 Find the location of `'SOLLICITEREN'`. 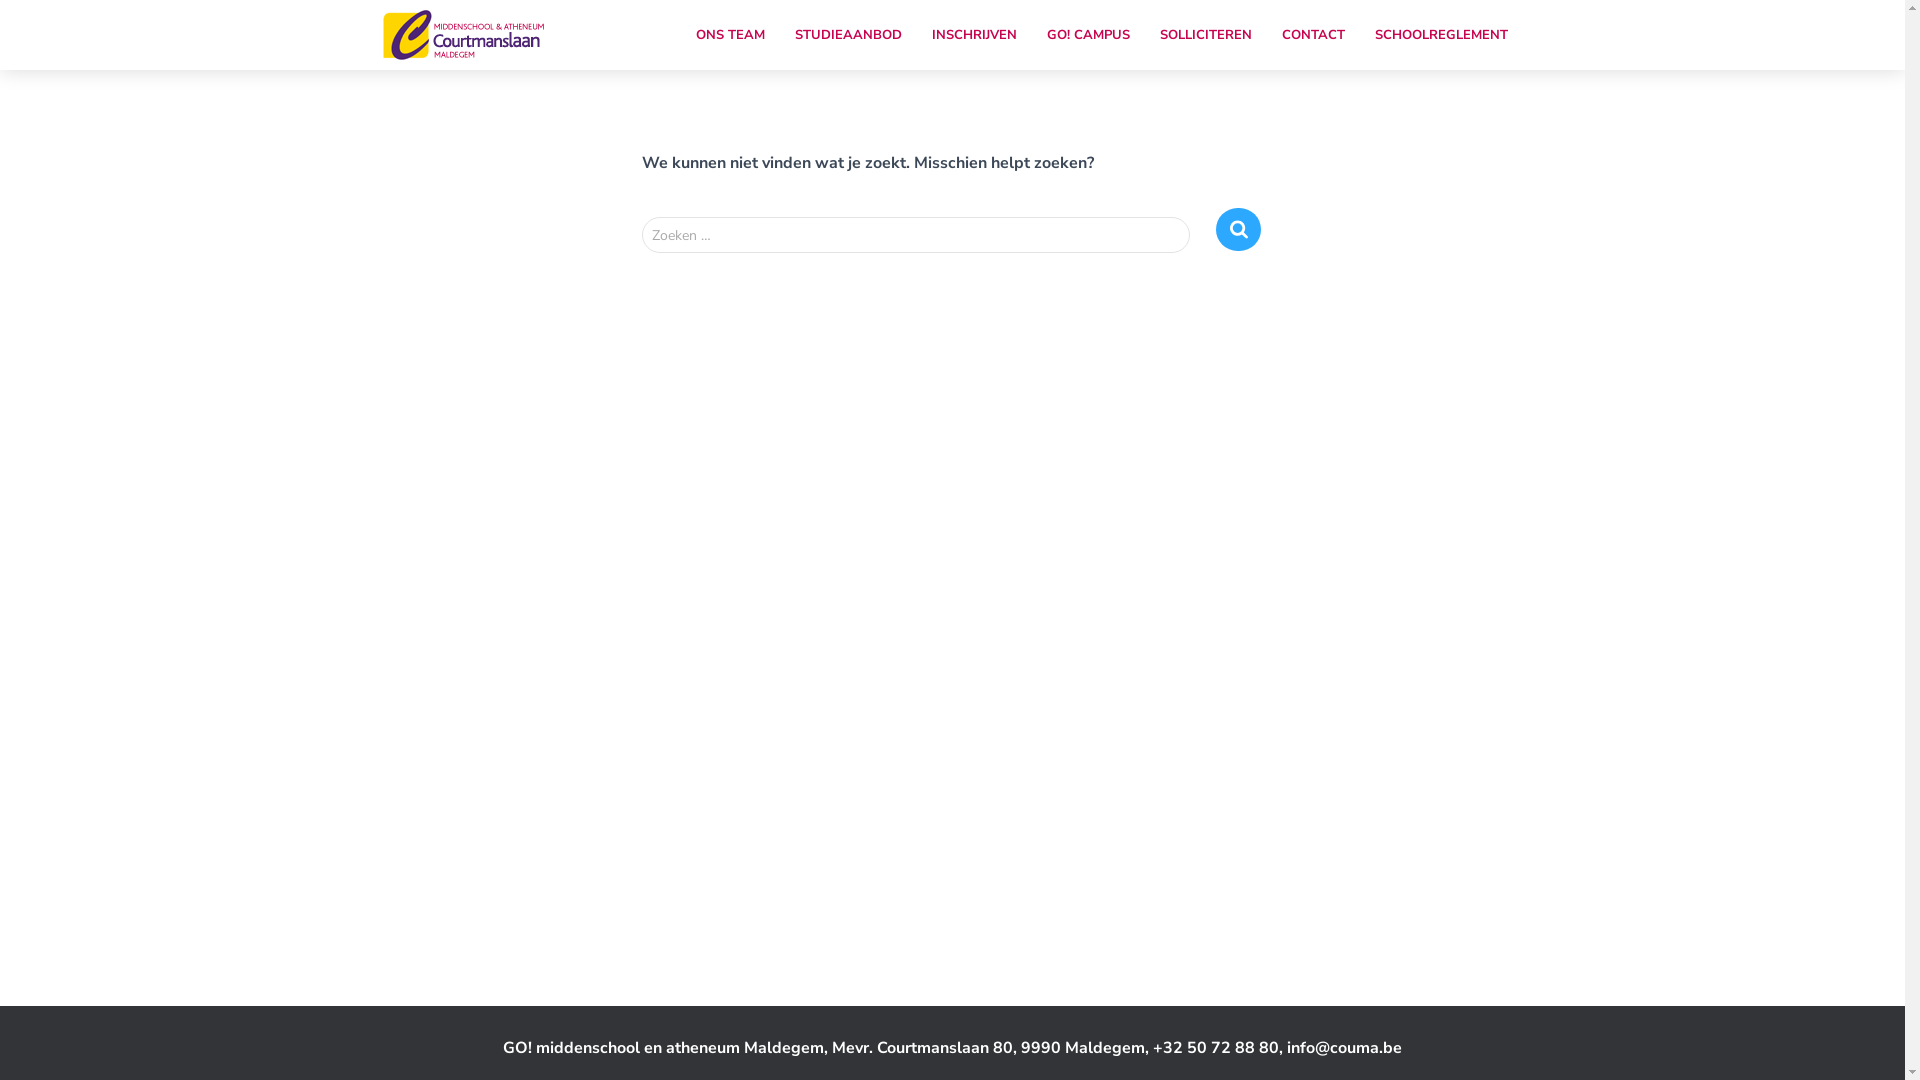

'SOLLICITEREN' is located at coordinates (1203, 34).